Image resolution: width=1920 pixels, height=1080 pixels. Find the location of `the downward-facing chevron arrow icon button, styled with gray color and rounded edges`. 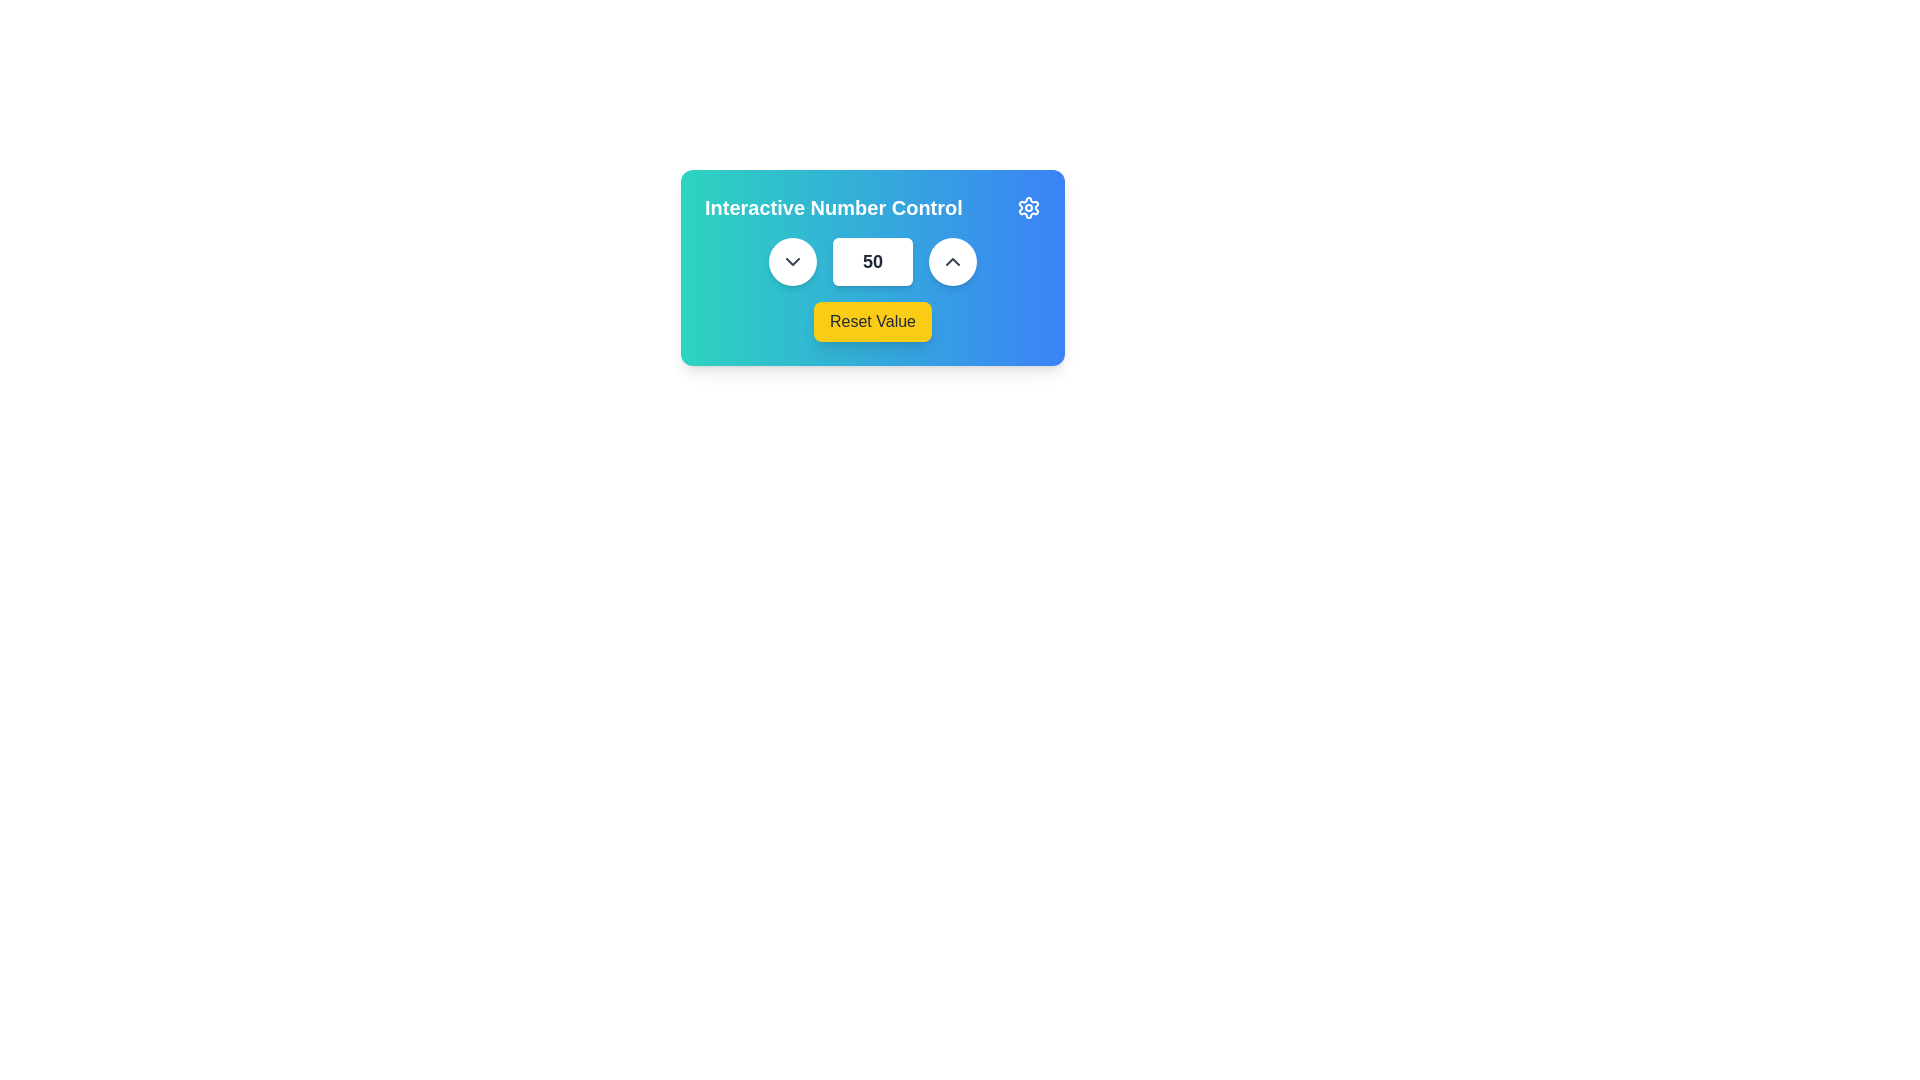

the downward-facing chevron arrow icon button, styled with gray color and rounded edges is located at coordinates (791, 261).